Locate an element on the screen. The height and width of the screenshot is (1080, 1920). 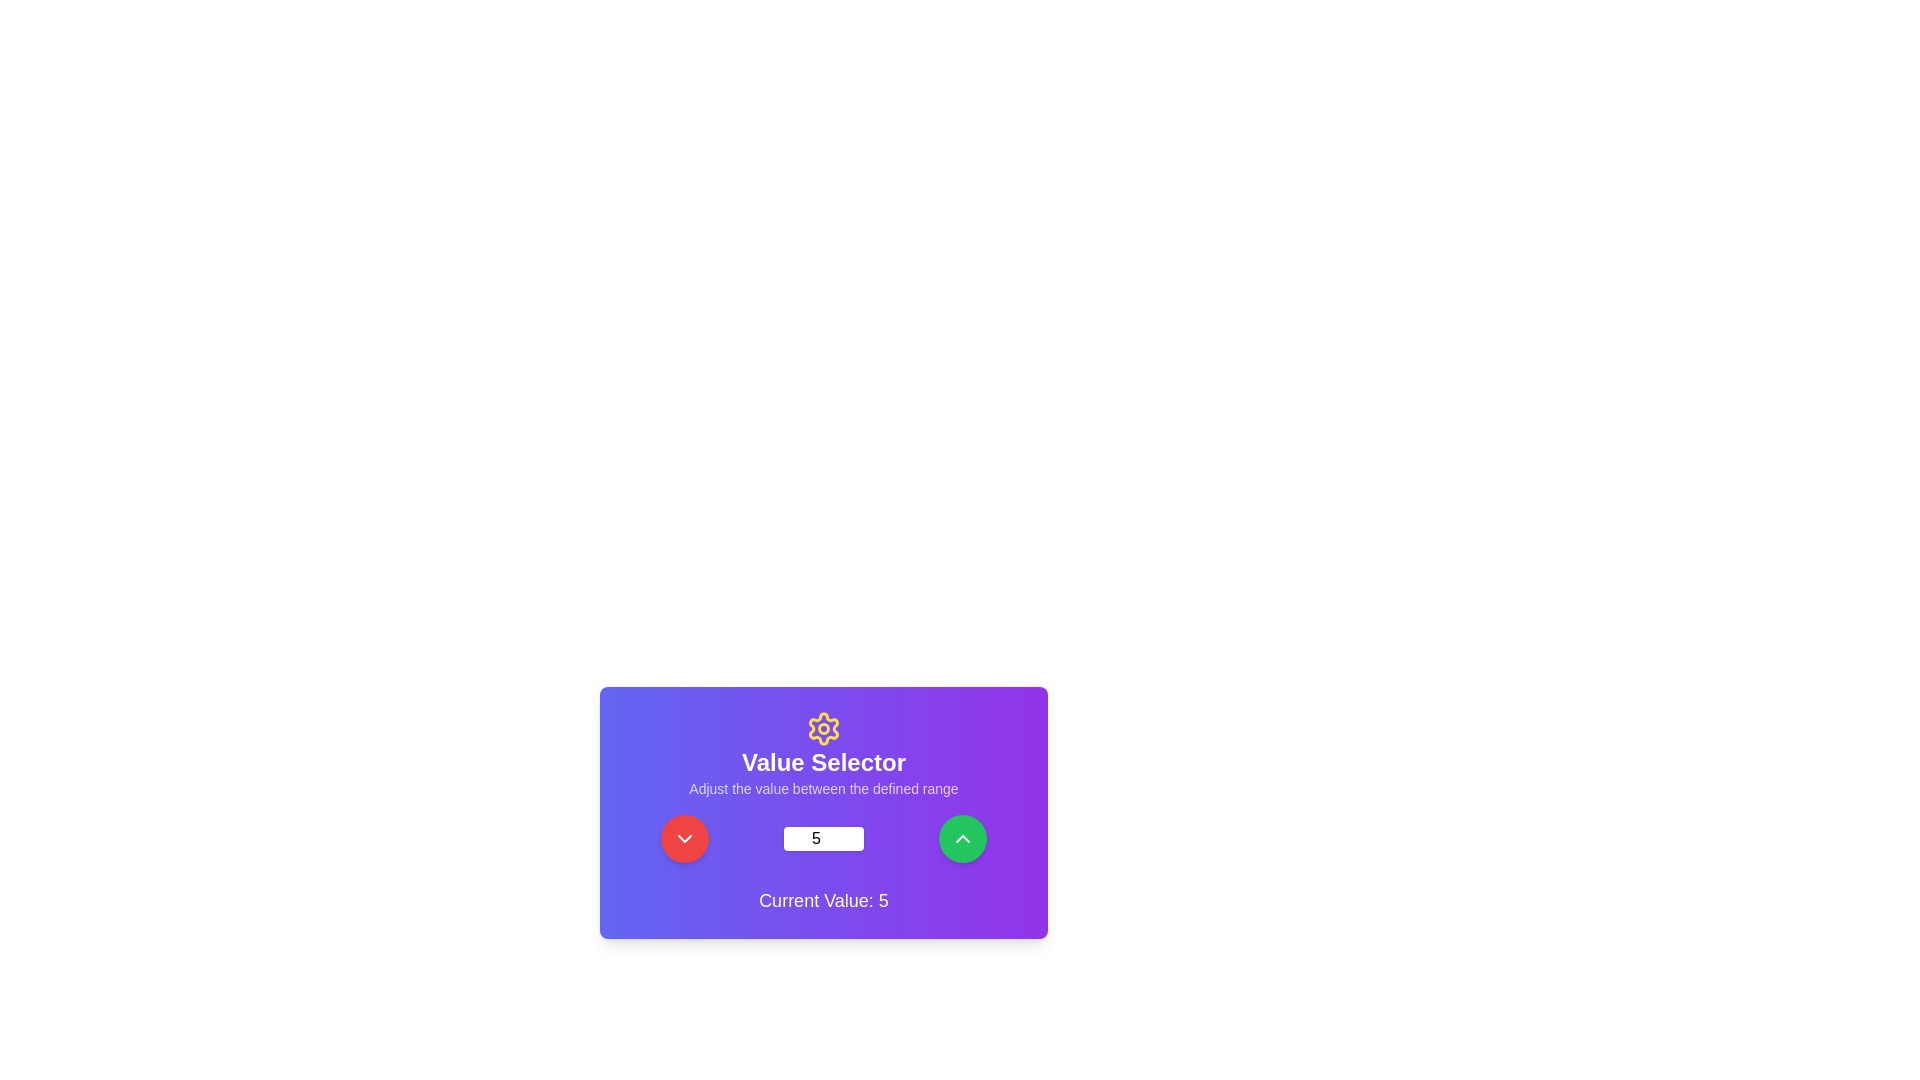
the static text display showing the numeral '5' in white on a purple background, located next to the label 'Current Value:' in the lower section of the purple panel is located at coordinates (882, 901).